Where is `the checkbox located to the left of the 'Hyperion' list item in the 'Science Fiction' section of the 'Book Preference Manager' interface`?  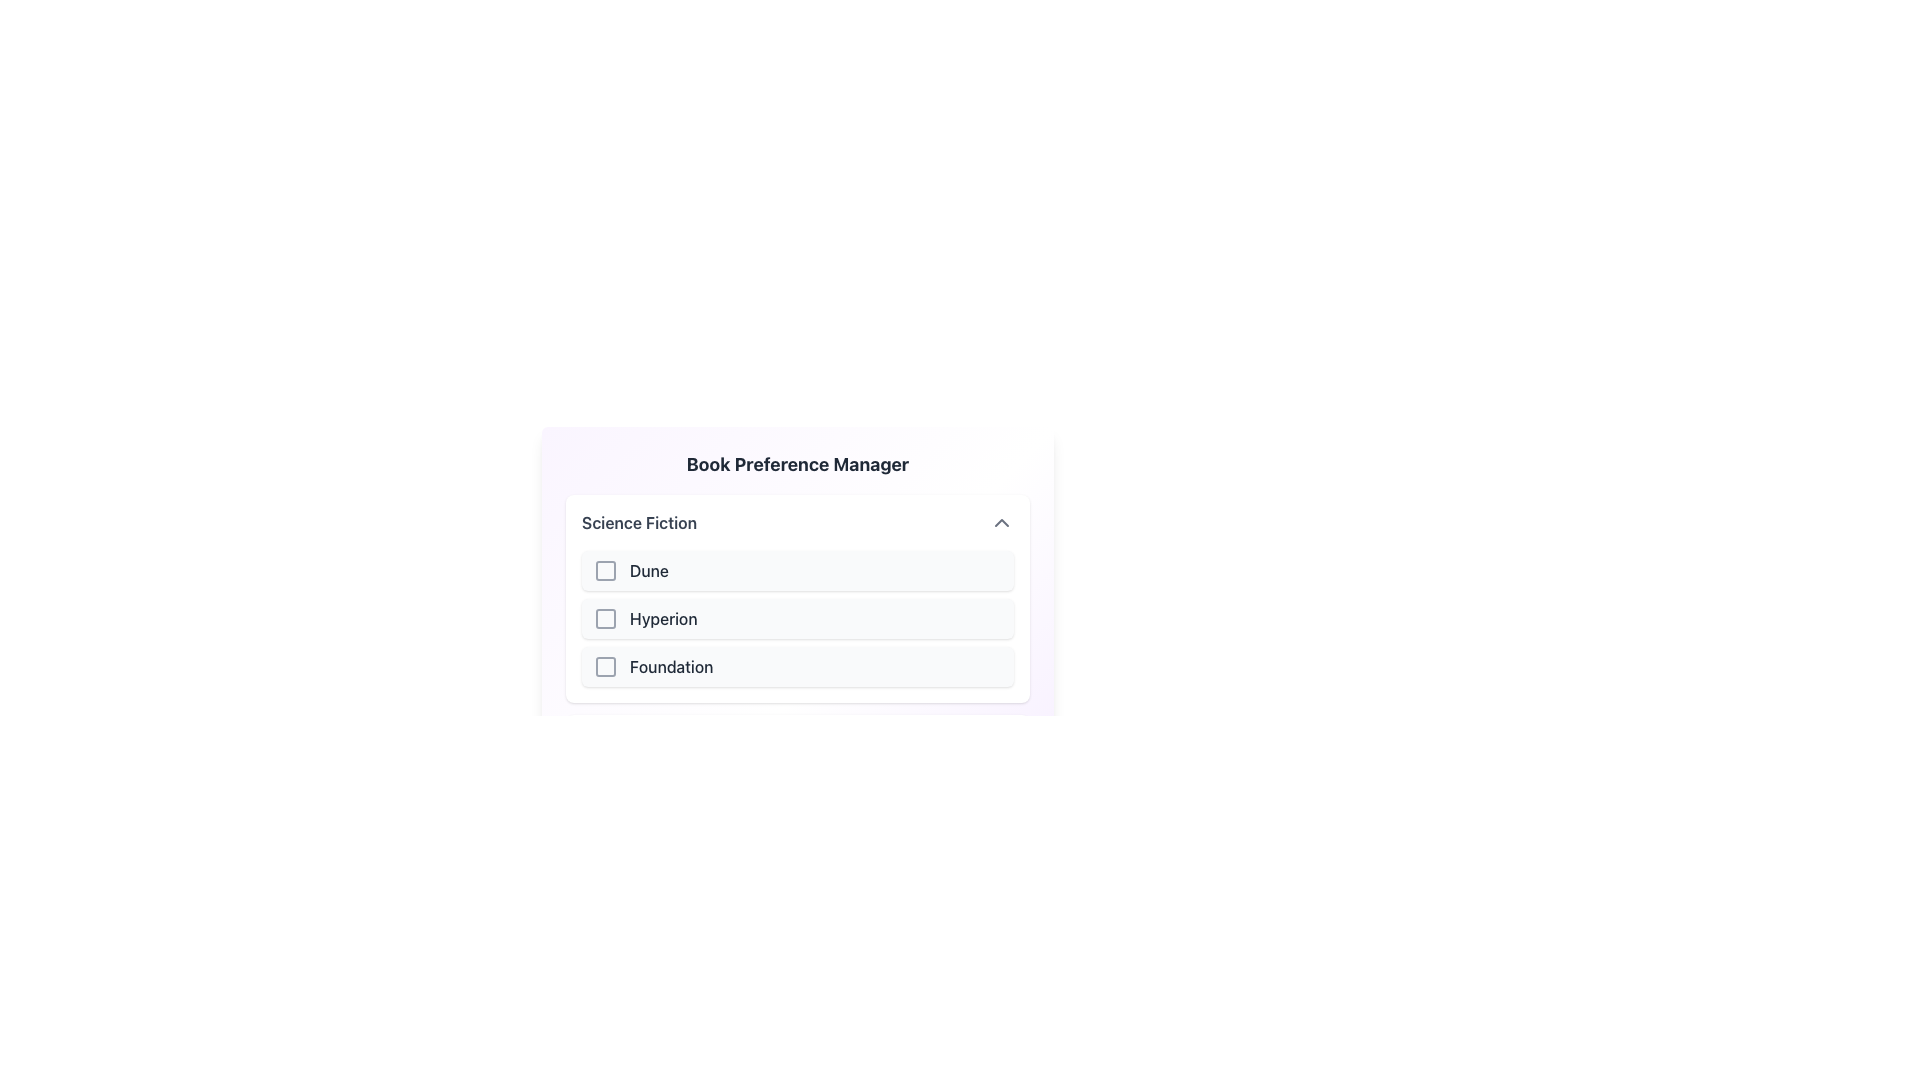
the checkbox located to the left of the 'Hyperion' list item in the 'Science Fiction' section of the 'Book Preference Manager' interface is located at coordinates (604, 617).